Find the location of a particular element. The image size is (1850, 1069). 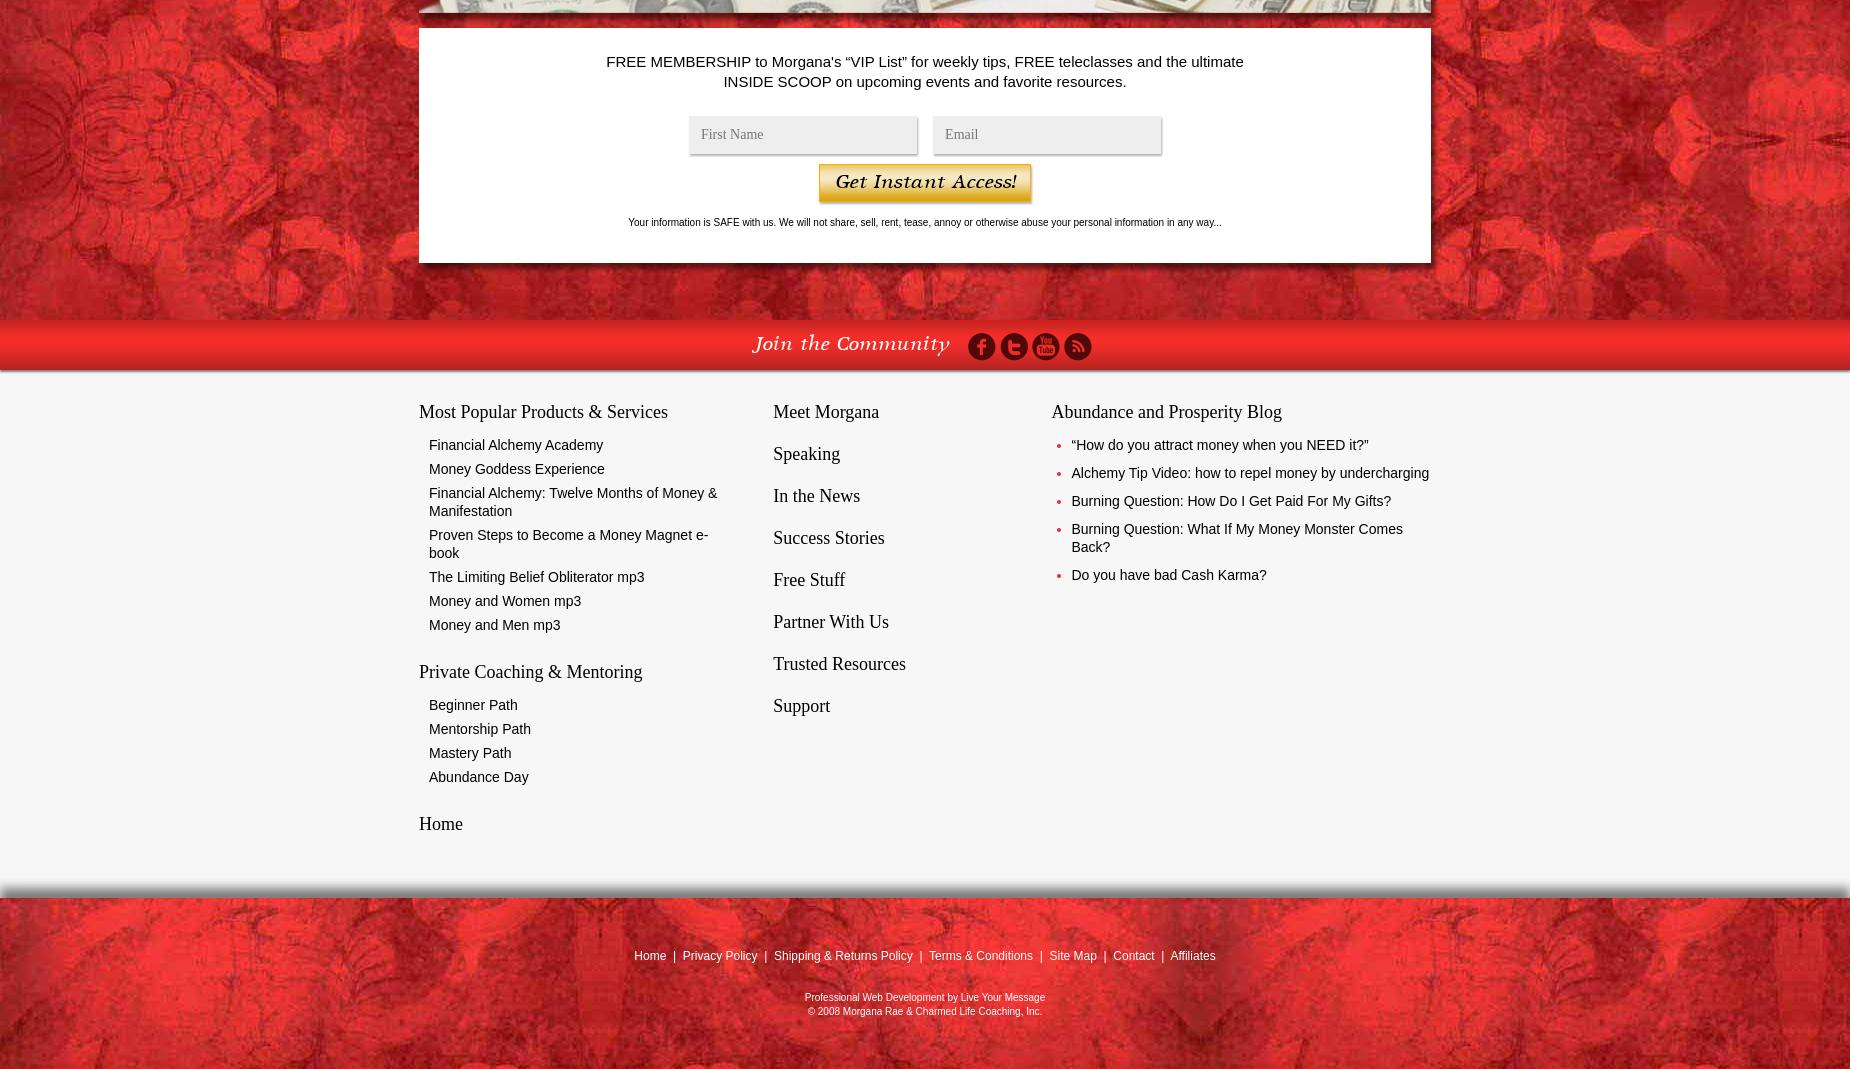

'Affiliates' is located at coordinates (1191, 955).